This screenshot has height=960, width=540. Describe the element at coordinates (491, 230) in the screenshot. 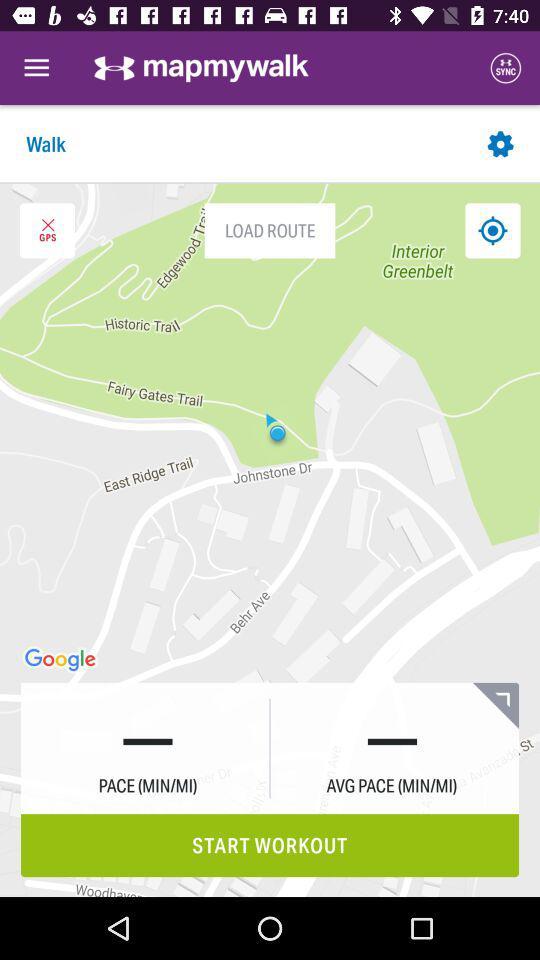

I see `icon to the right of the load route item` at that location.